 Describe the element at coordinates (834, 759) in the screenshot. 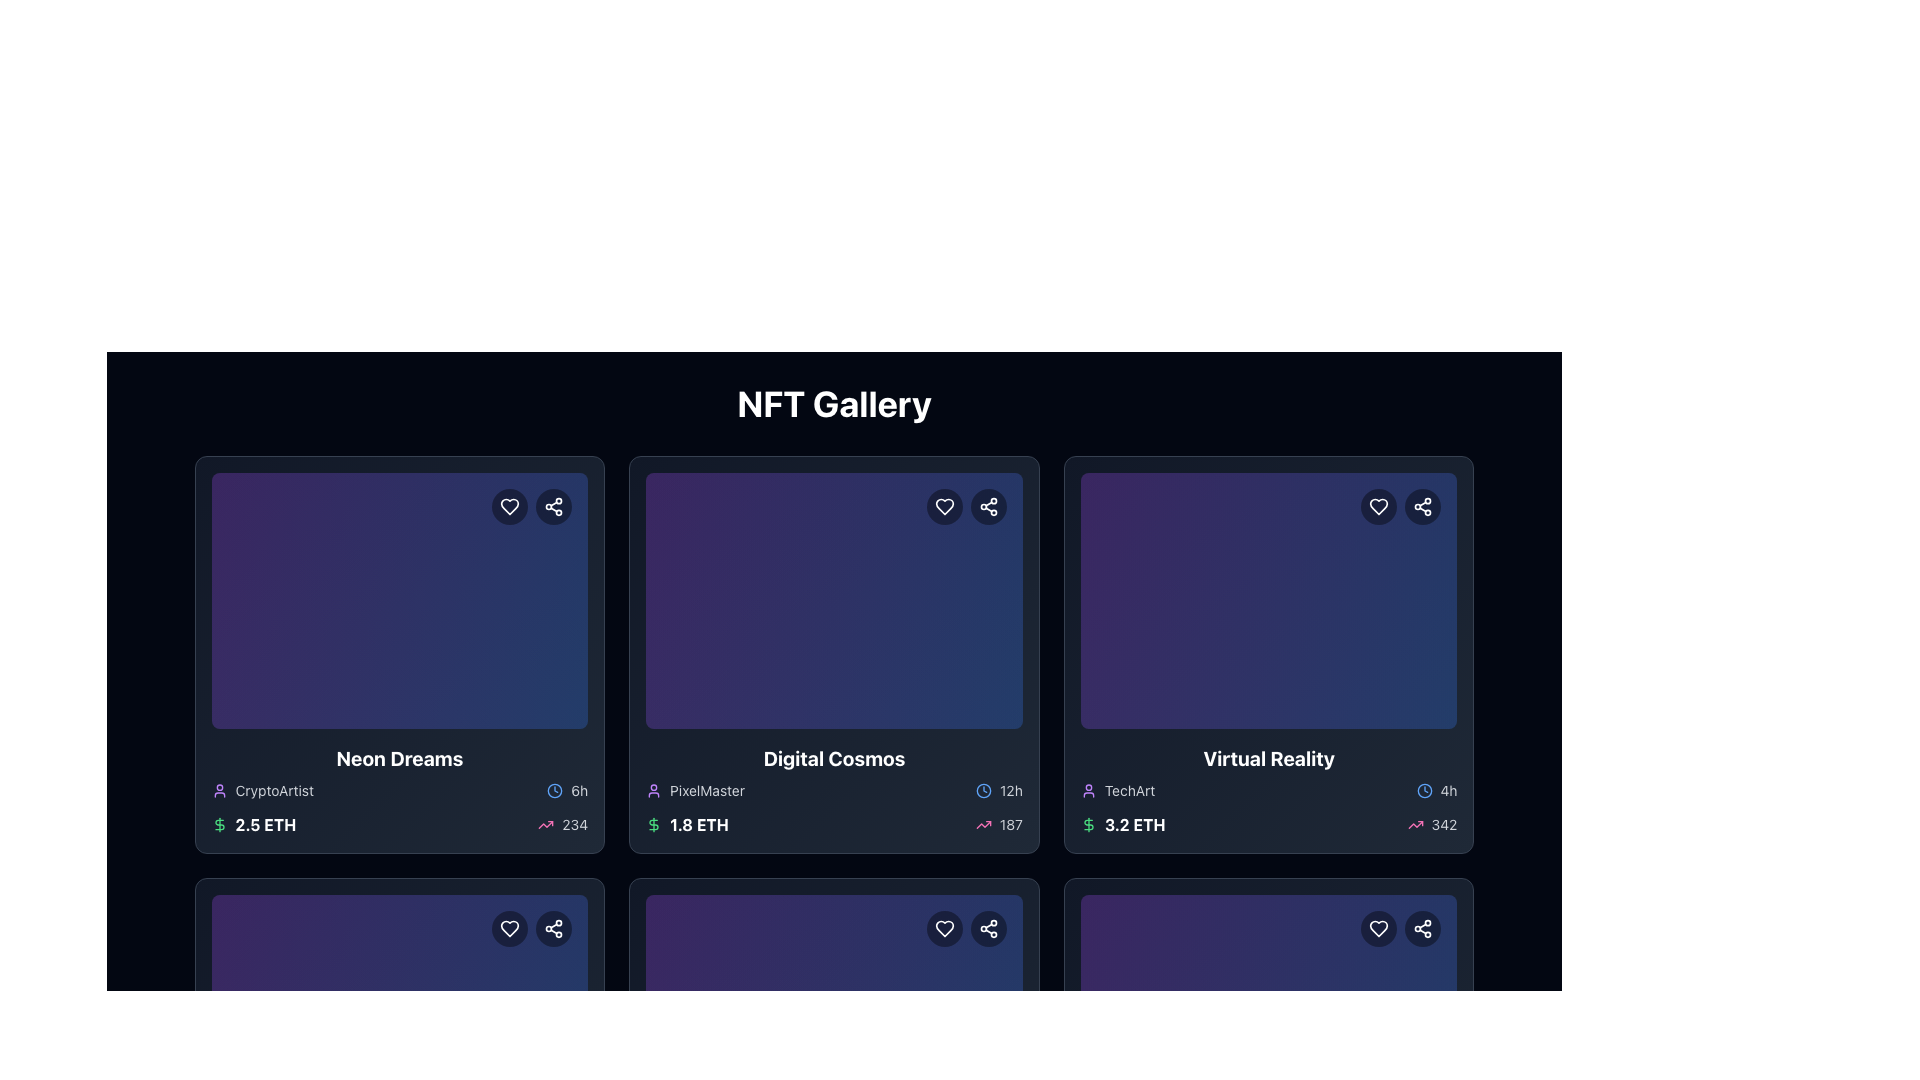

I see `the prominent text label displaying 'Digital Cosmos' located in the middle column of the NFT gallery grid, positioned underneath an image, if it is interactive` at that location.